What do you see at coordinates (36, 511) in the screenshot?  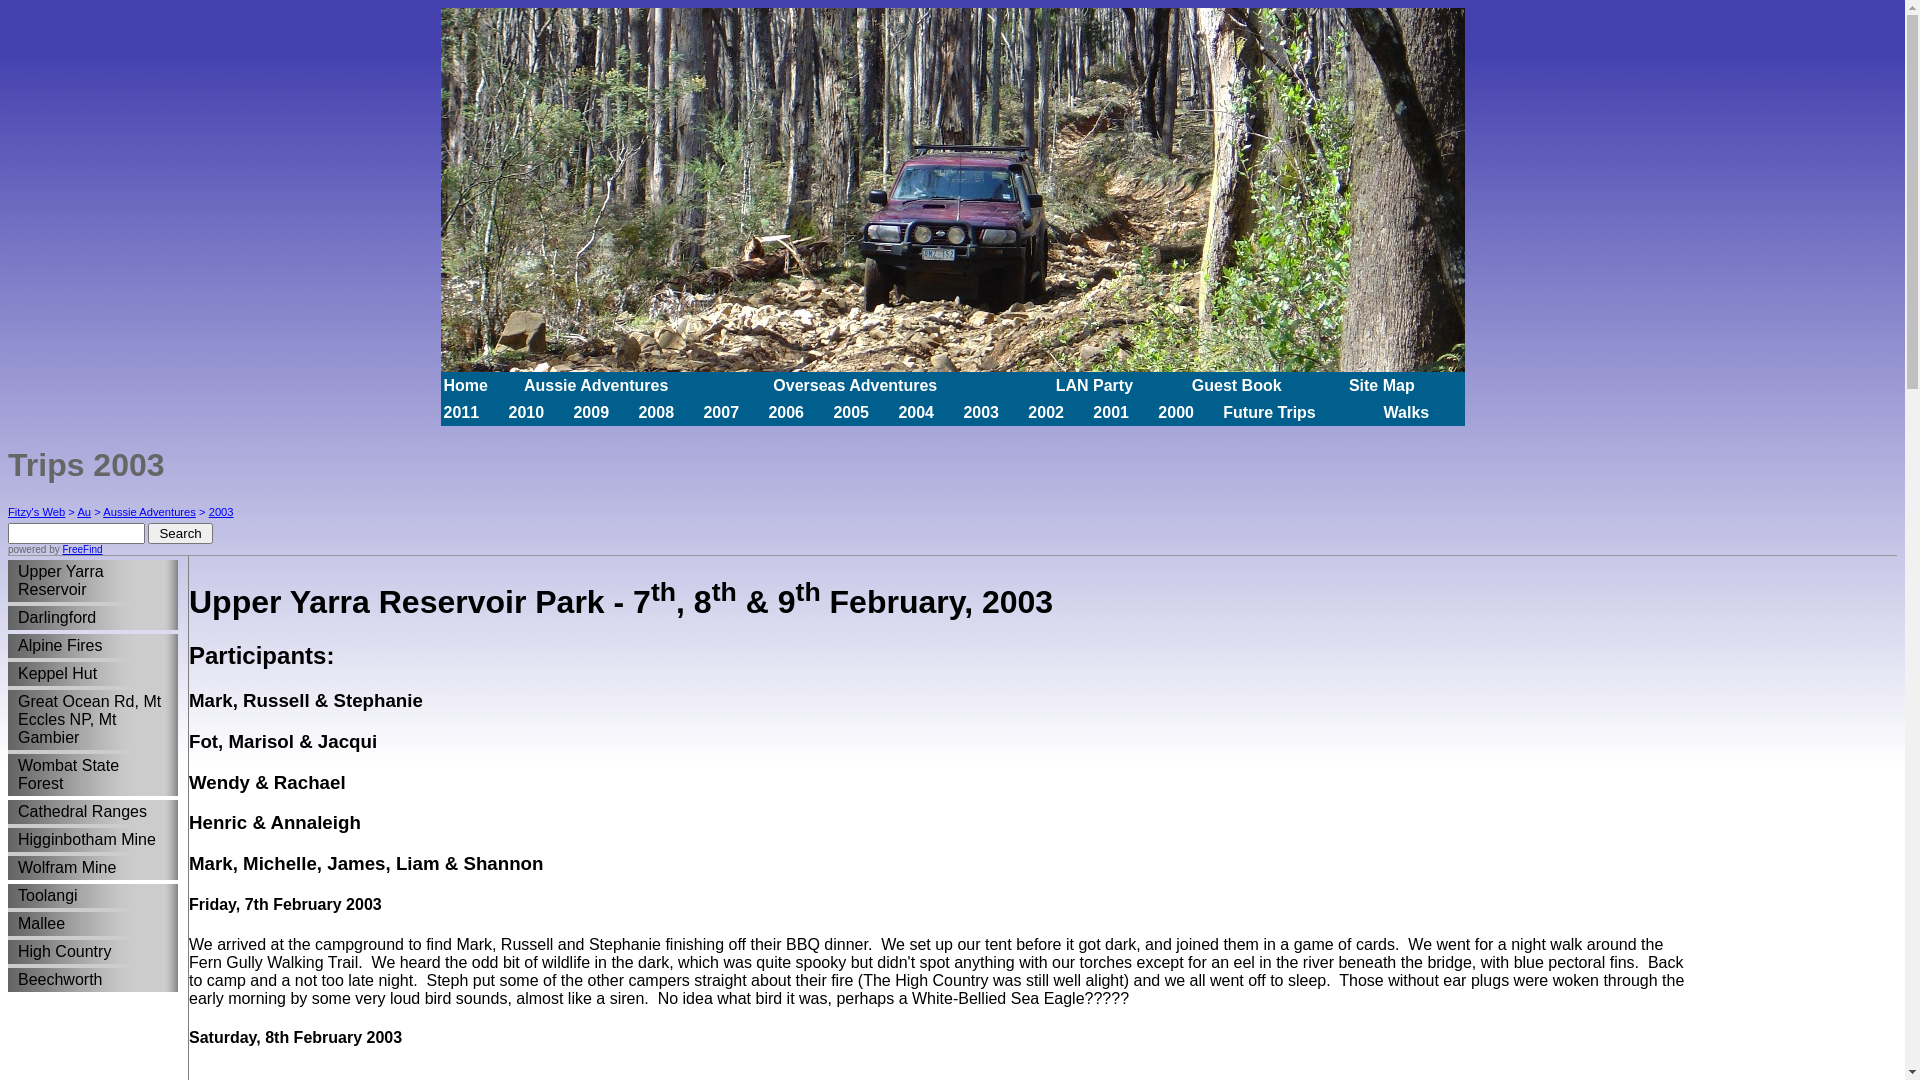 I see `'Fitzy's Web'` at bounding box center [36, 511].